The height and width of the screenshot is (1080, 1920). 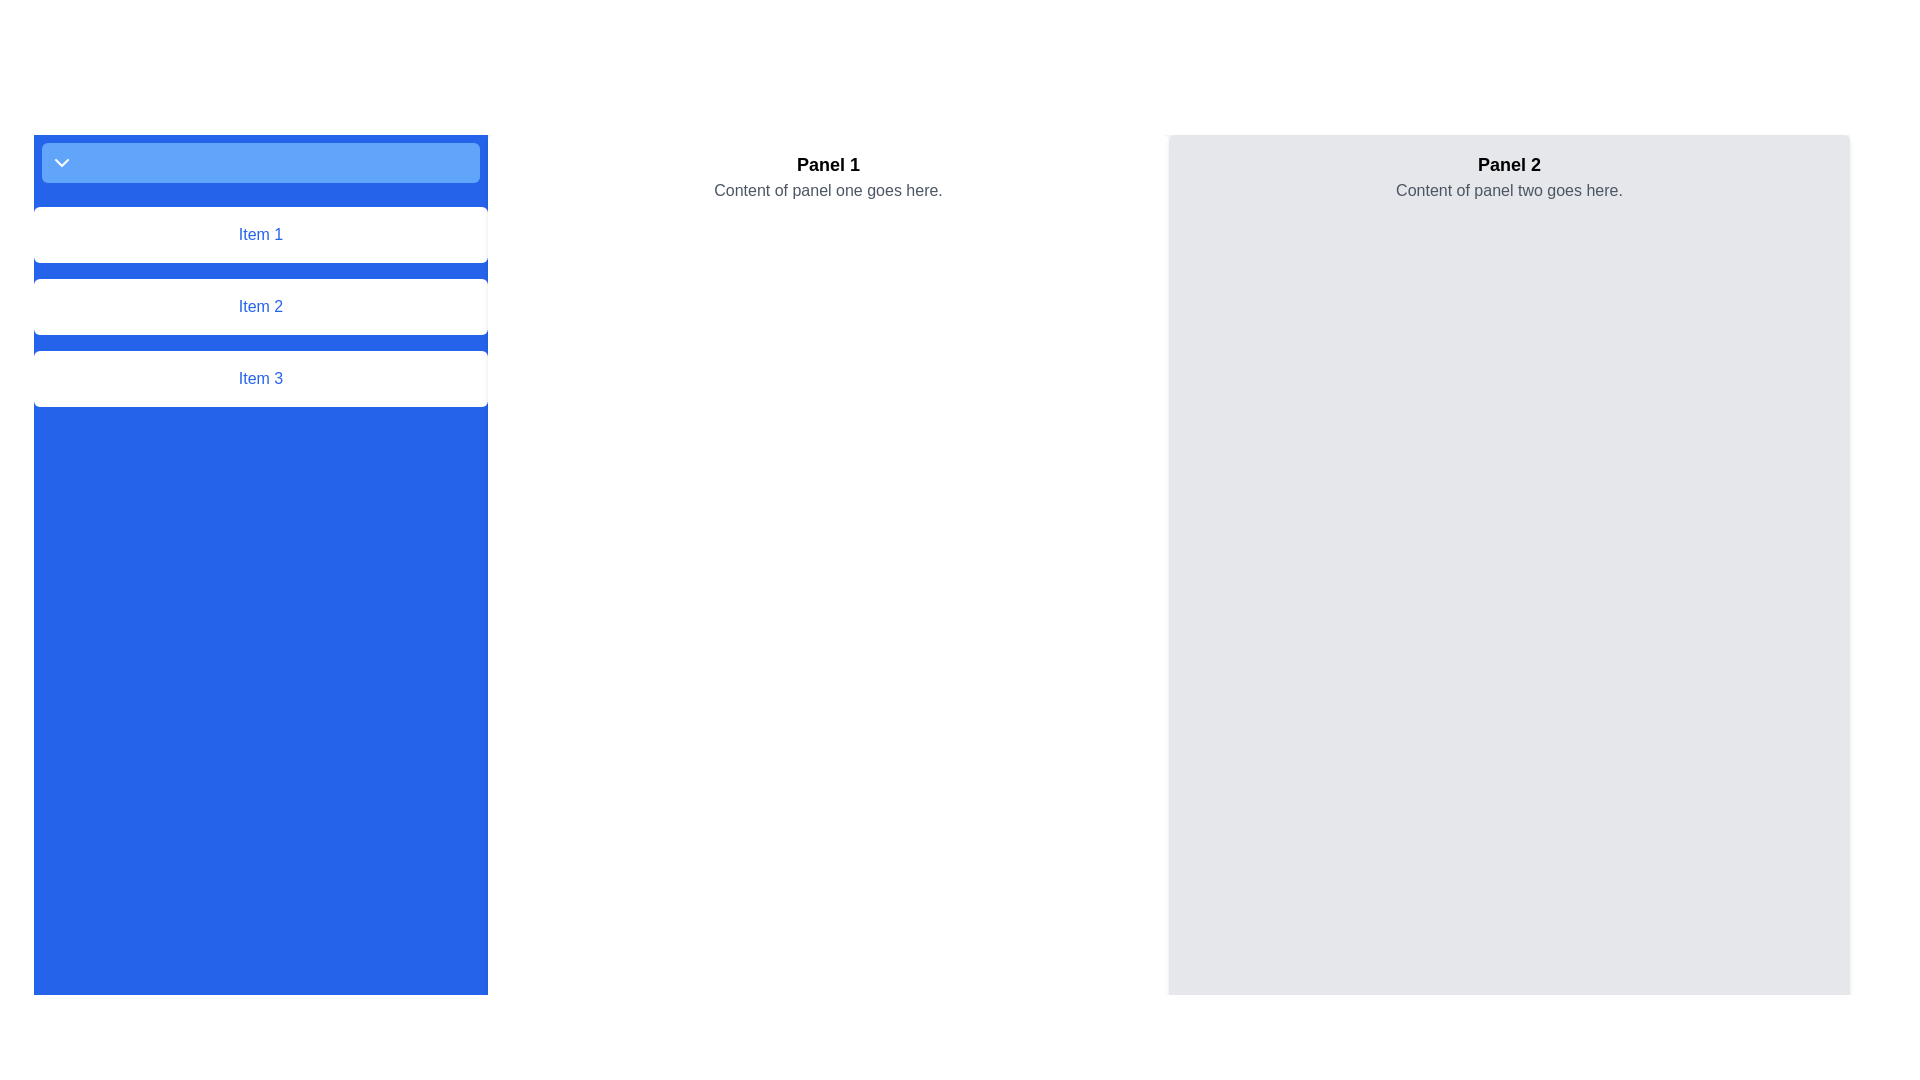 I want to click on the button representing 'Item 2' in the second slot of the vertical stack to trigger the hover effects, so click(x=259, y=307).